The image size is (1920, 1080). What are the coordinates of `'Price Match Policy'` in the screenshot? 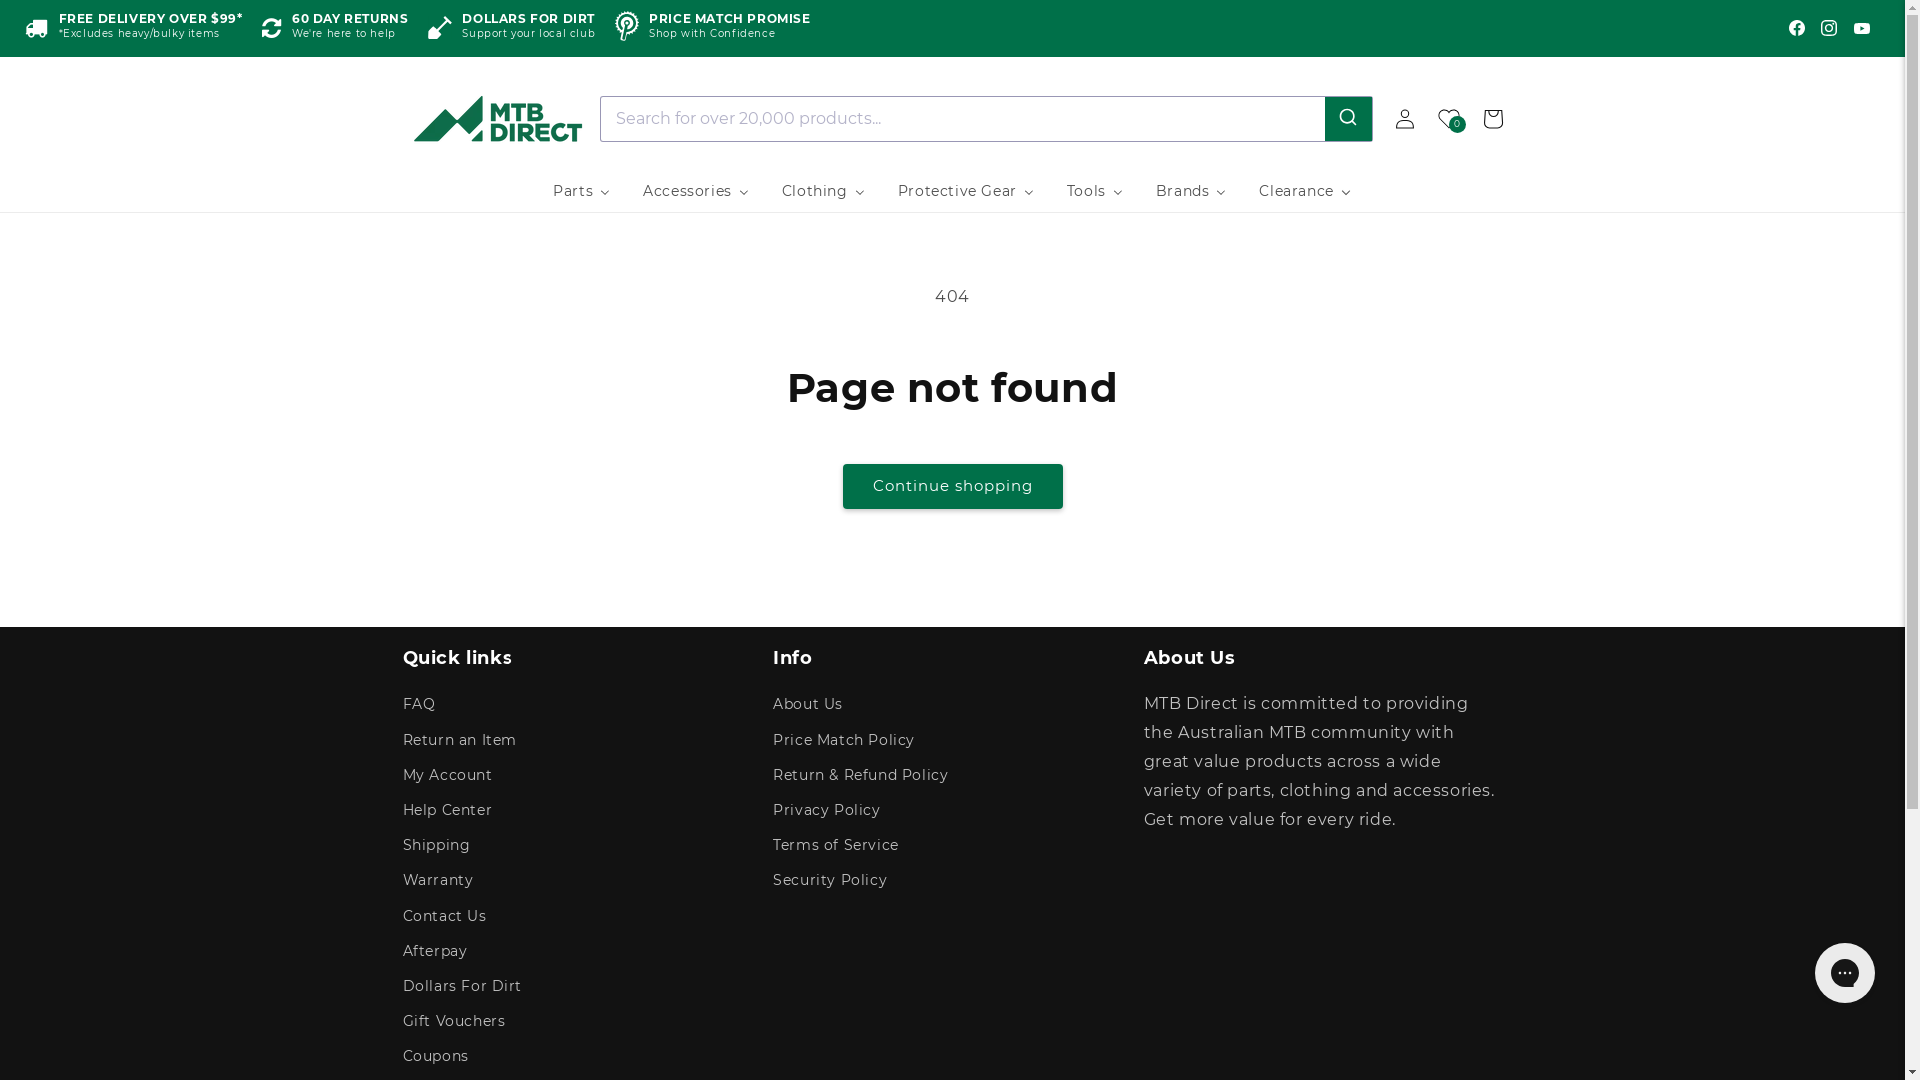 It's located at (844, 740).